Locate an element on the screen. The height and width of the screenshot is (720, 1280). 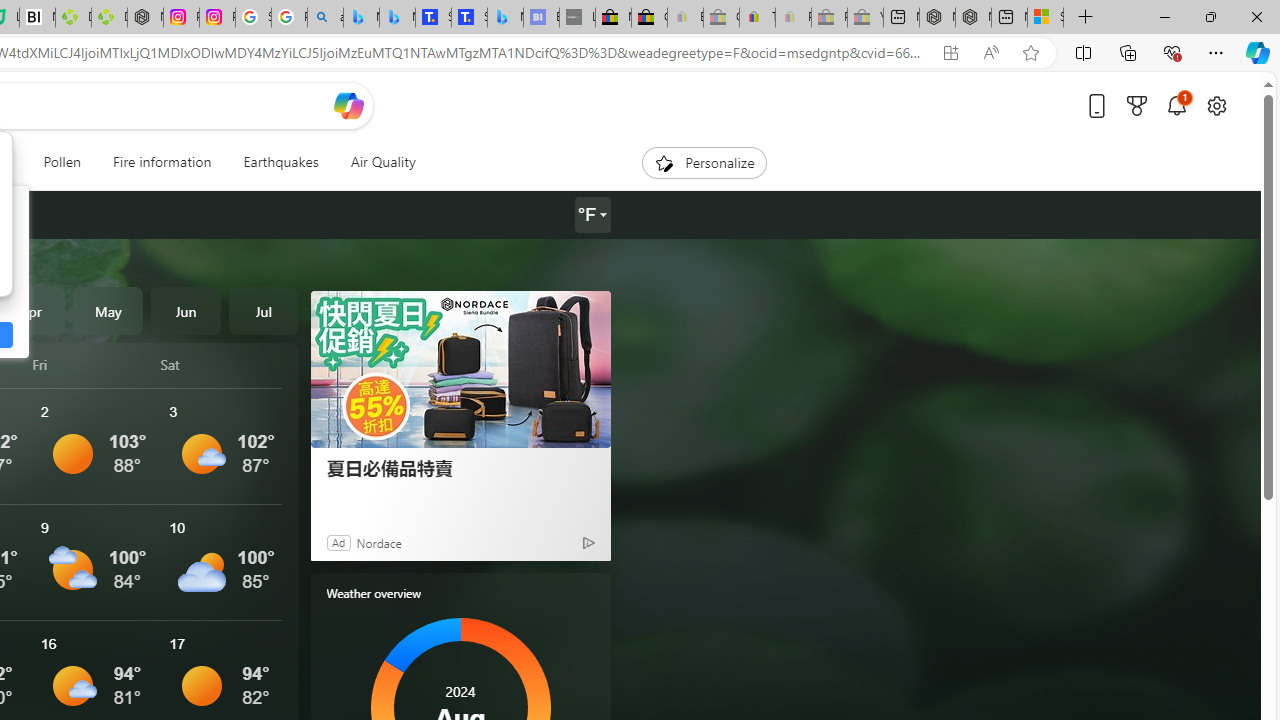
'Jun' is located at coordinates (186, 311).